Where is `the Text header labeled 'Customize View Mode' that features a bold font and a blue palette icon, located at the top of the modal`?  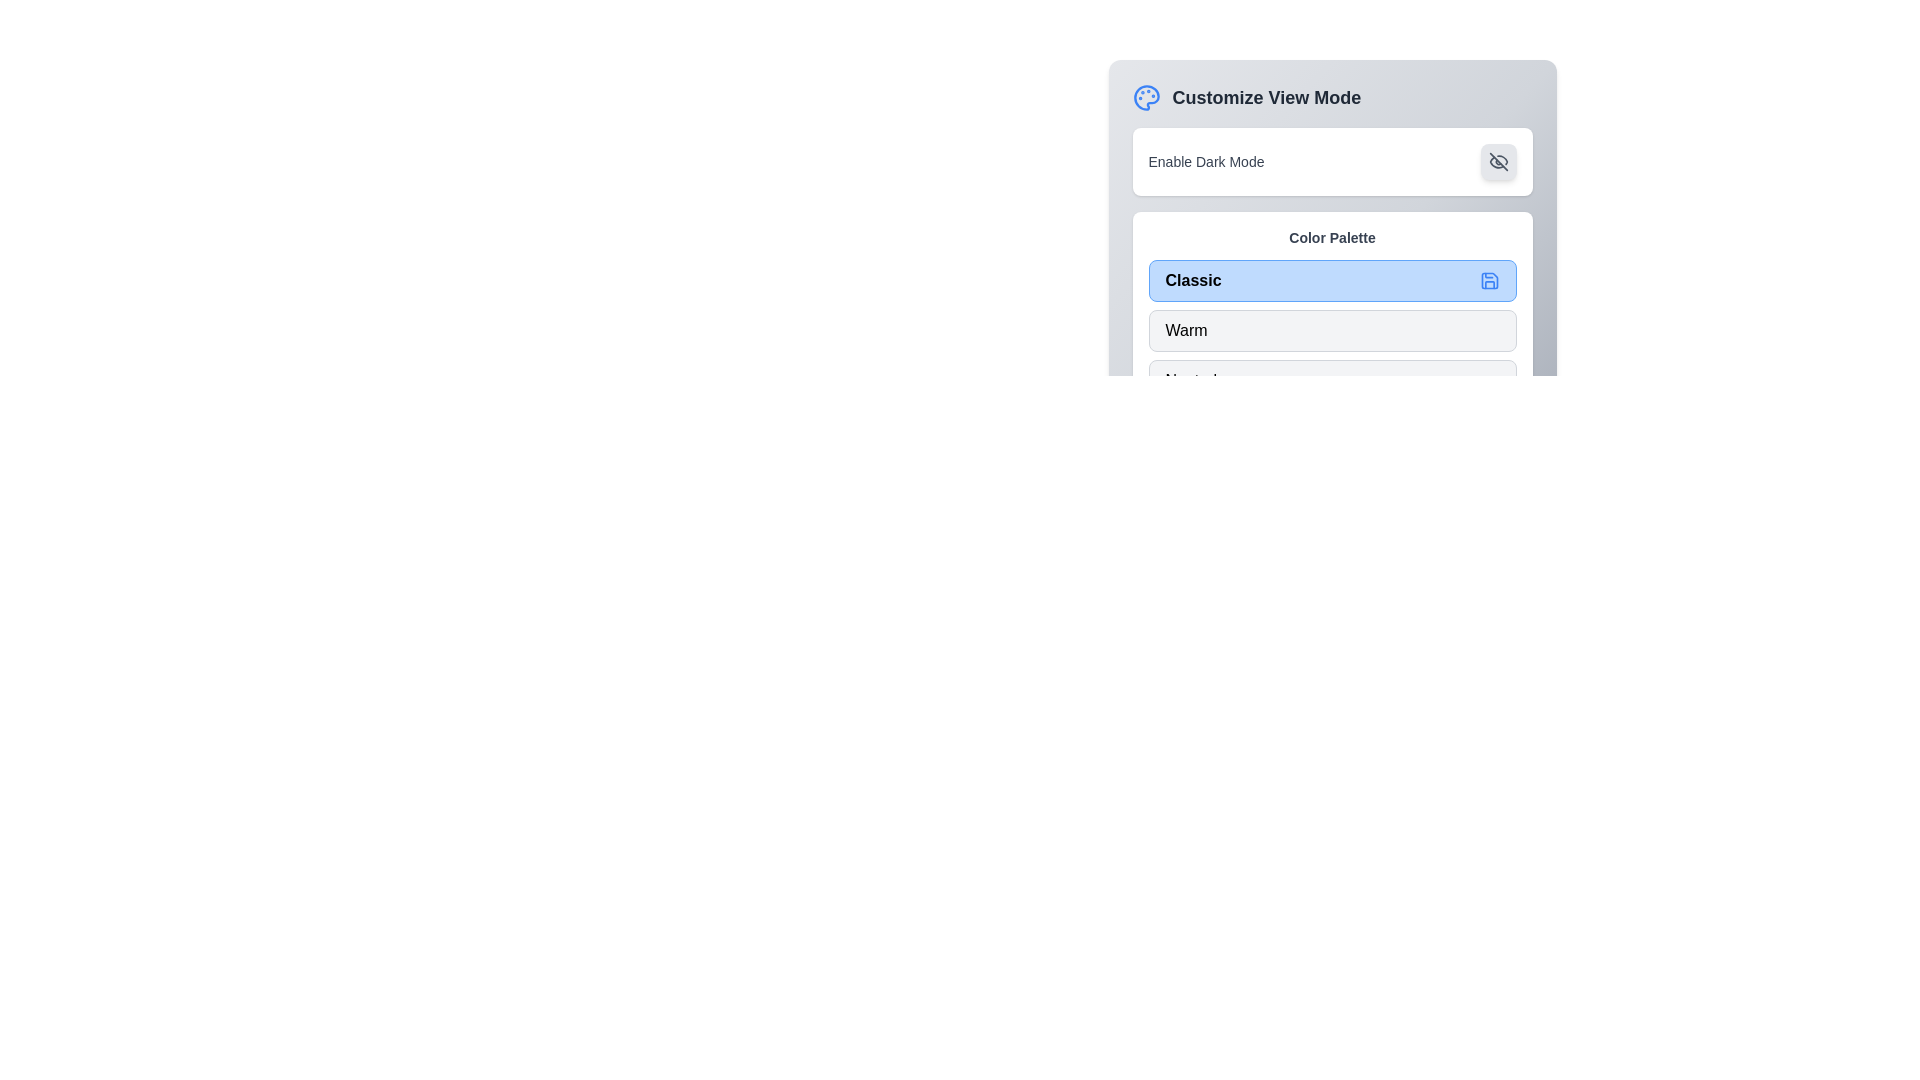
the Text header labeled 'Customize View Mode' that features a bold font and a blue palette icon, located at the top of the modal is located at coordinates (1332, 97).